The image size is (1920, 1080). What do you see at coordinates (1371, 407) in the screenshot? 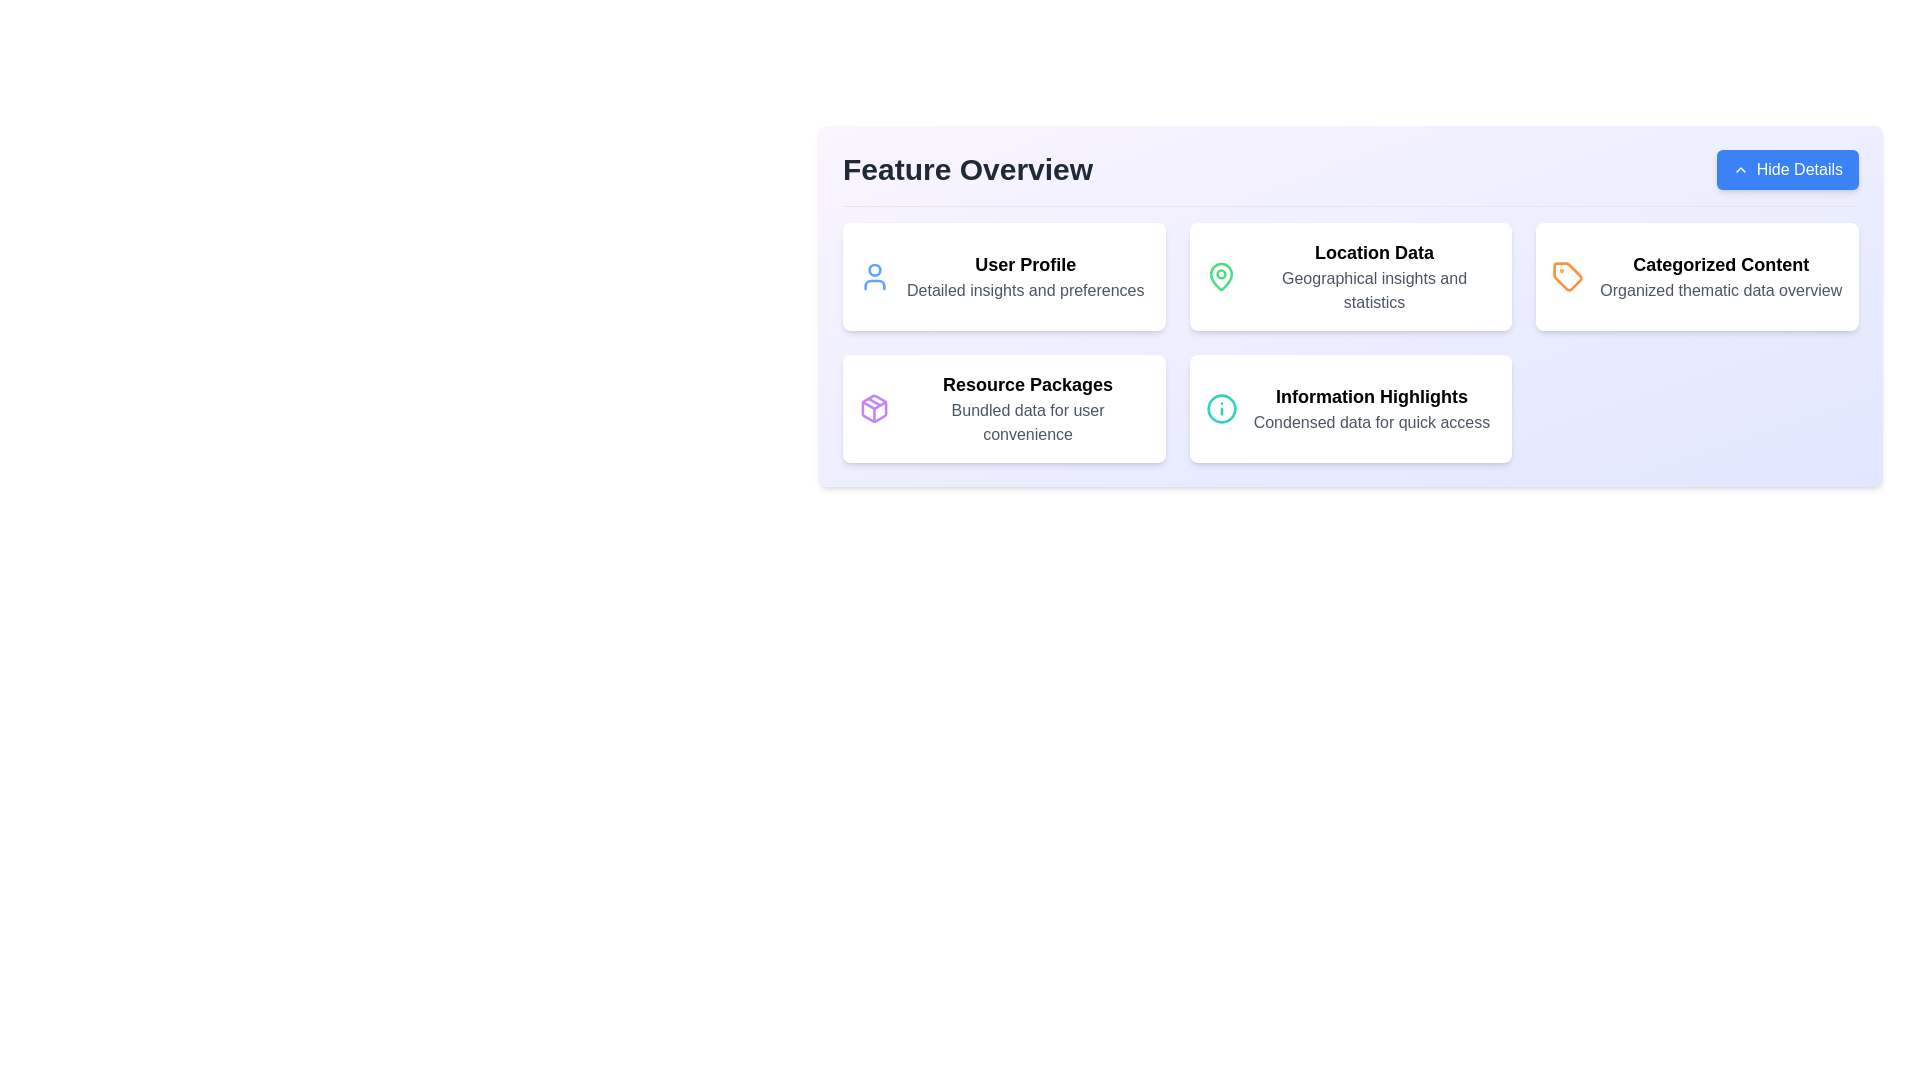
I see `the 'Information Highlights' text block located at the bottom-right corner of the grid under 'Feature Overview', which is encapsulated in a white box with rounded corners` at bounding box center [1371, 407].